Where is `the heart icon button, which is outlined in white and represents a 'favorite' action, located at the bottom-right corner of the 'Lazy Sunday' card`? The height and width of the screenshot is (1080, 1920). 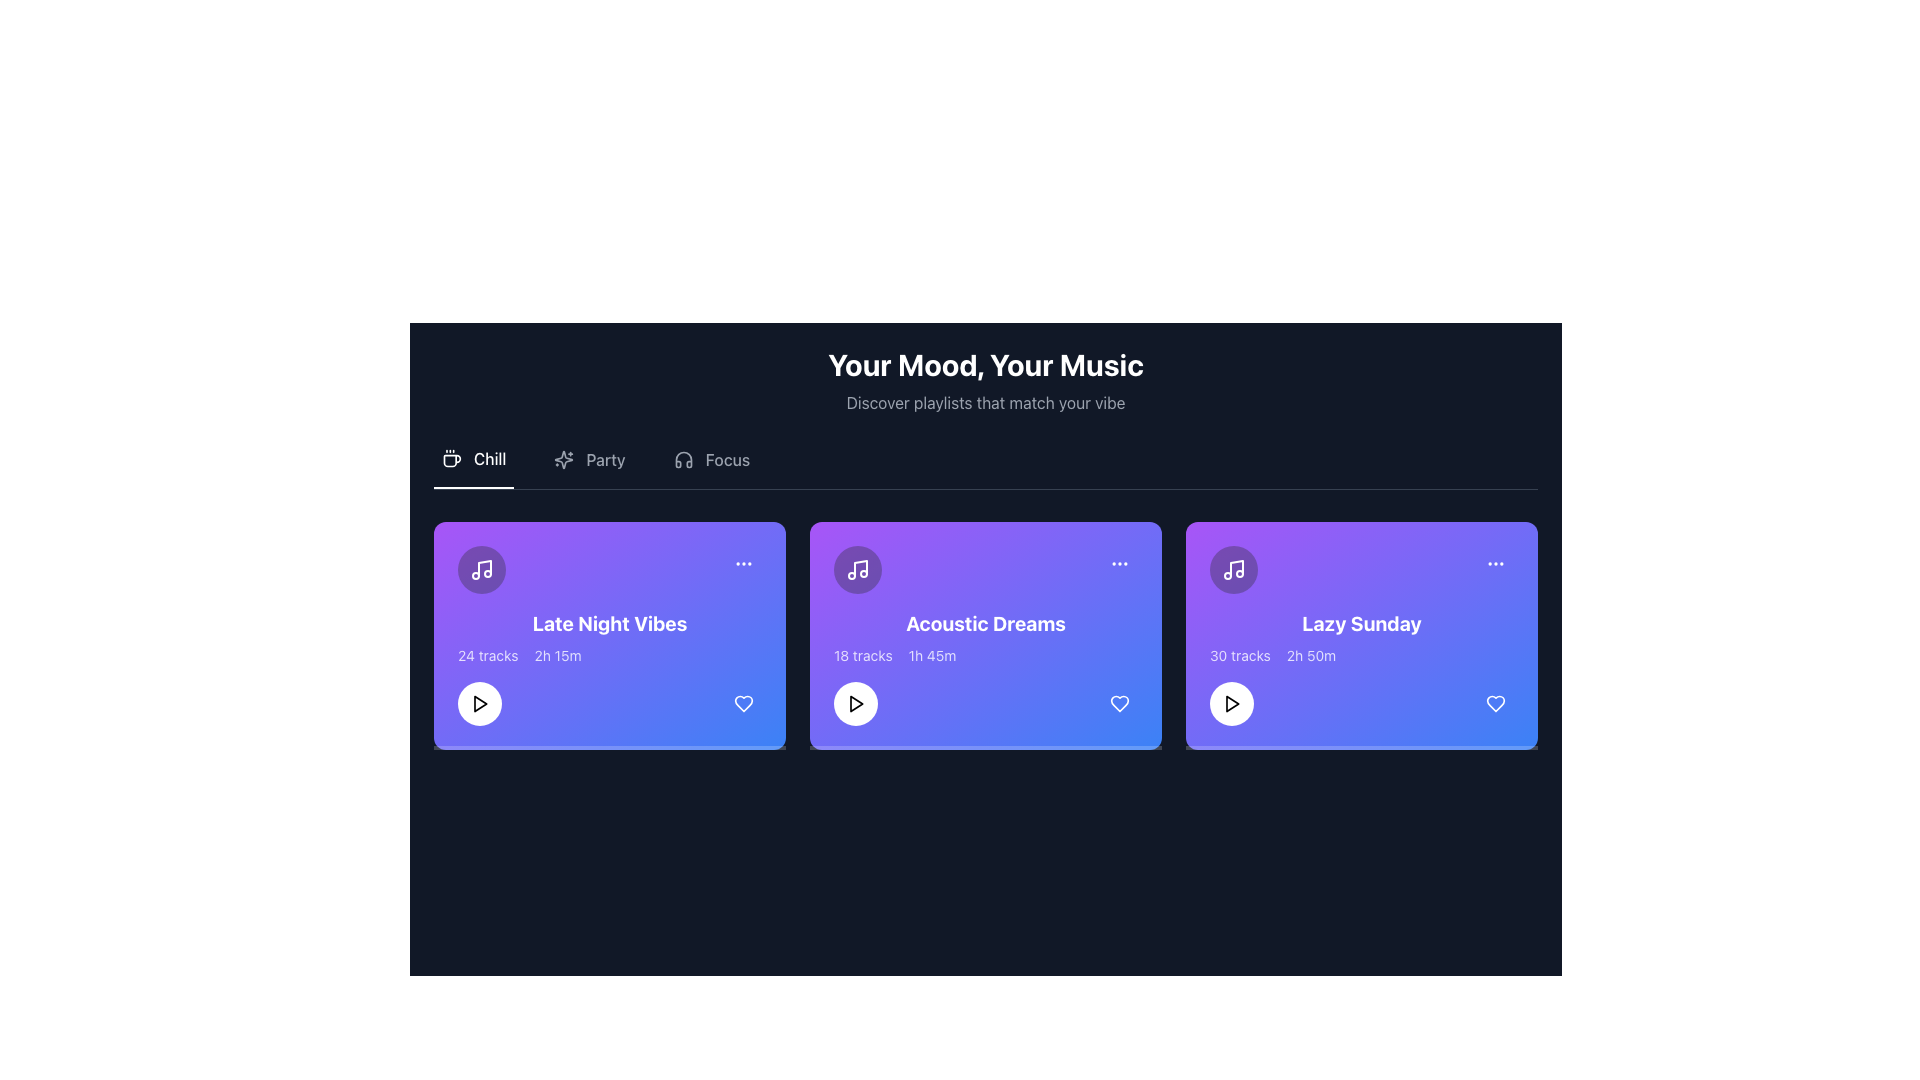 the heart icon button, which is outlined in white and represents a 'favorite' action, located at the bottom-right corner of the 'Lazy Sunday' card is located at coordinates (1496, 703).